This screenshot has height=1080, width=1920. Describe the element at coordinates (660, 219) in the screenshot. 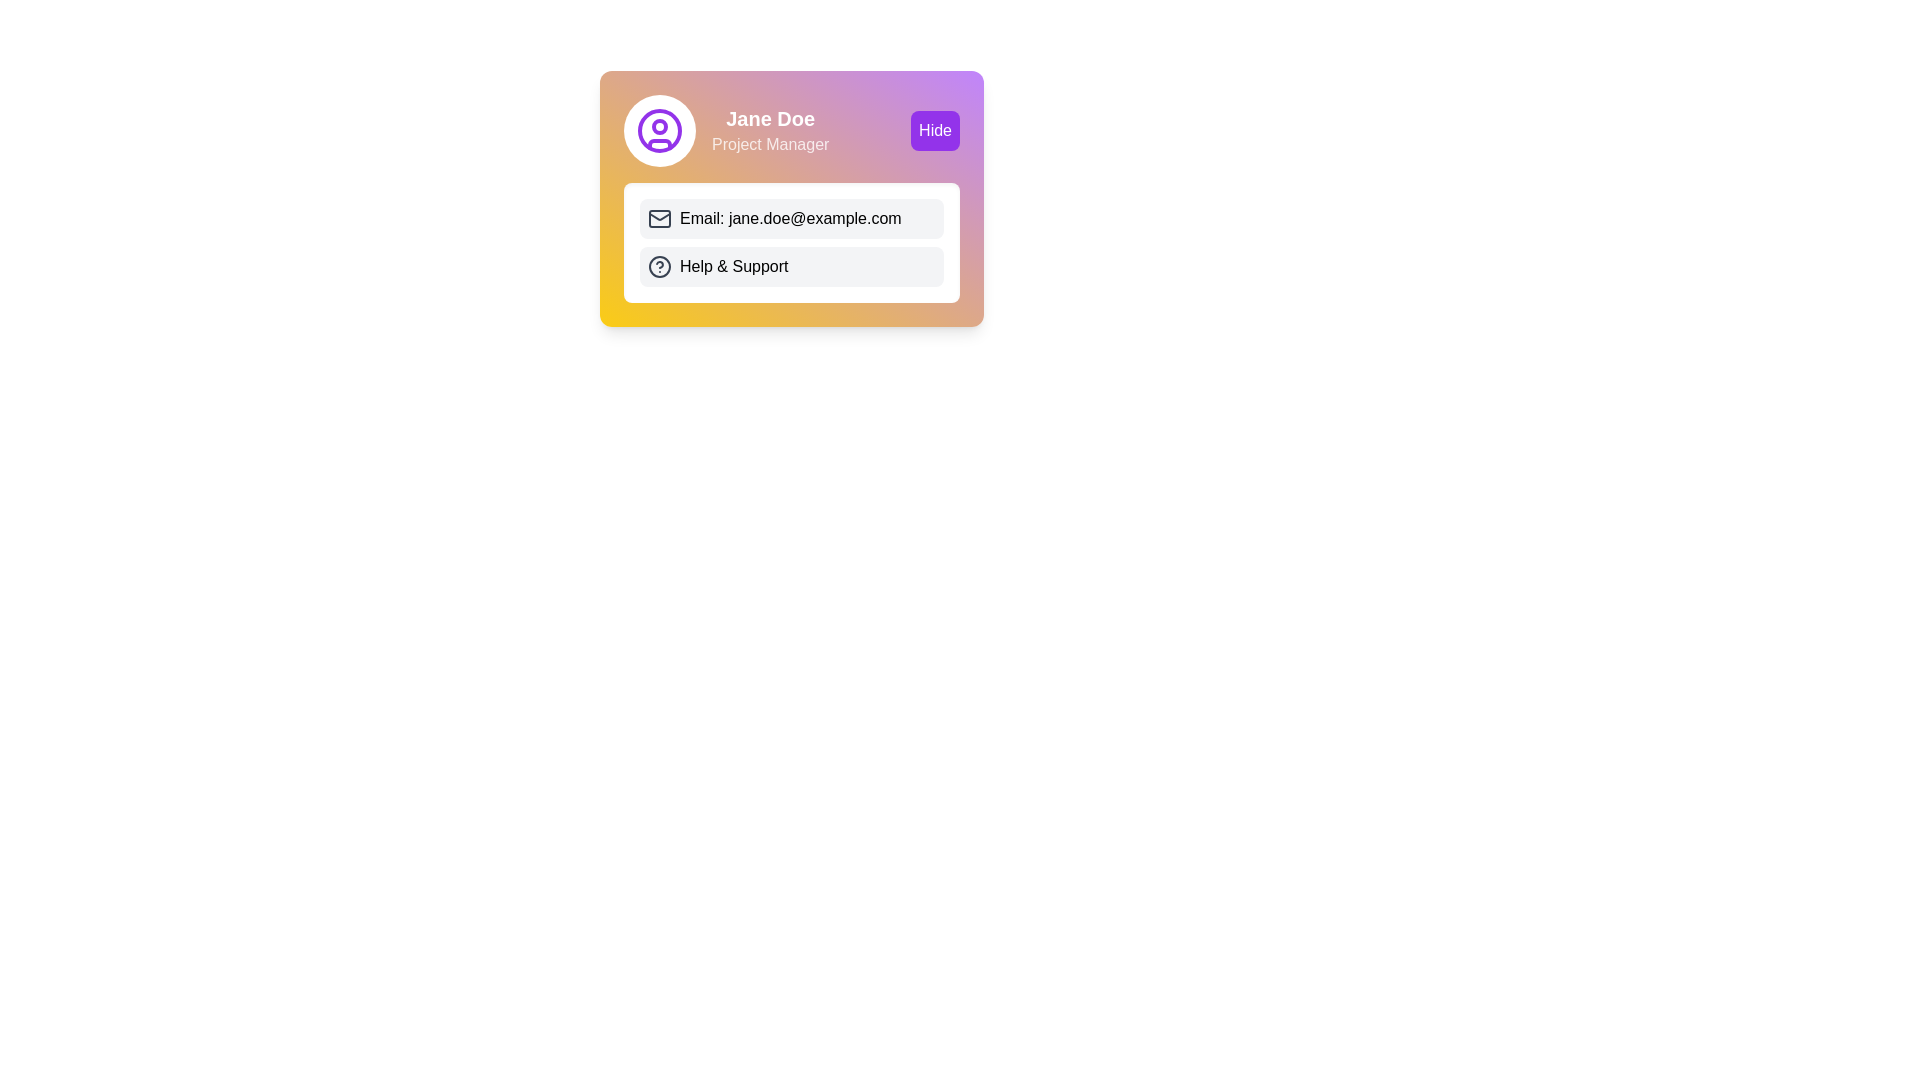

I see `the outermost rectangle with rounded corners of the mail icon located next to the textual label 'Email: jane.doe@example.com' within the user card interface` at that location.